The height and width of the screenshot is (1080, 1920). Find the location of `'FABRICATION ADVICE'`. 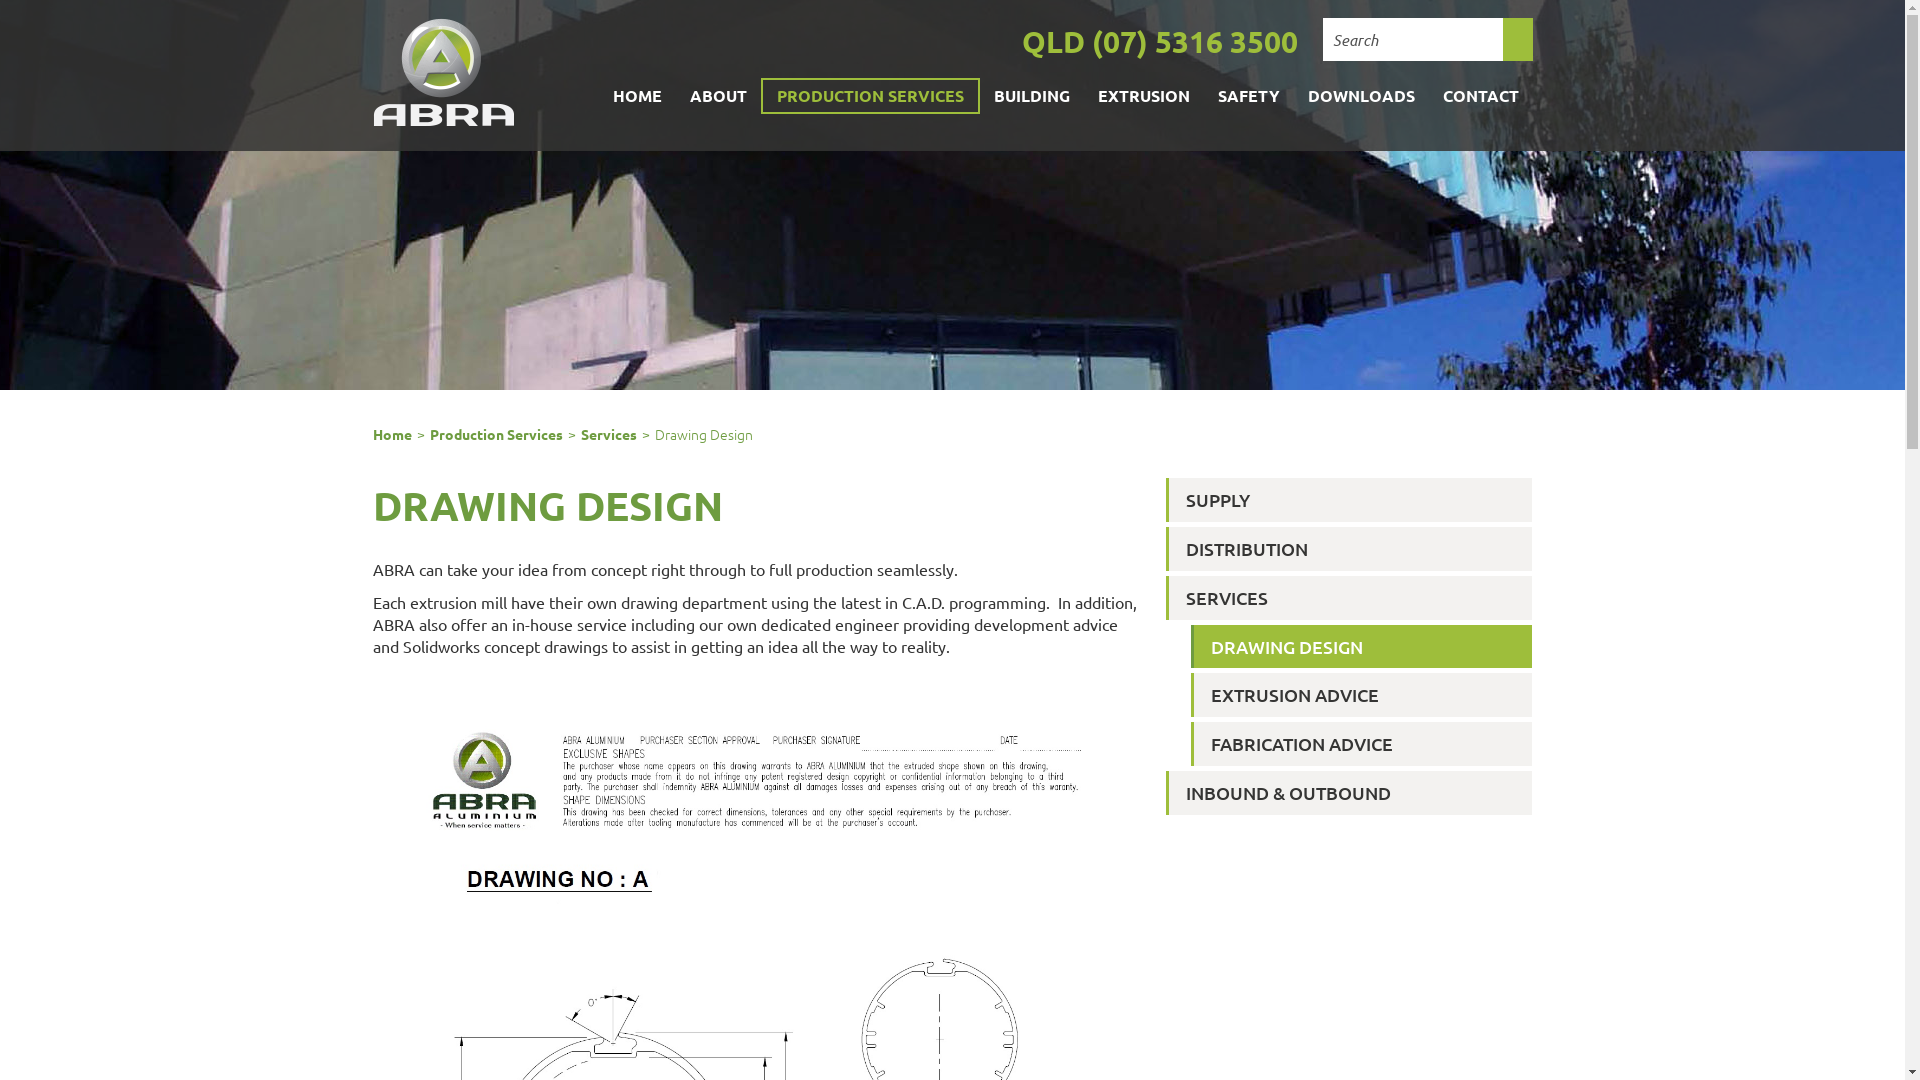

'FABRICATION ADVICE' is located at coordinates (1361, 744).